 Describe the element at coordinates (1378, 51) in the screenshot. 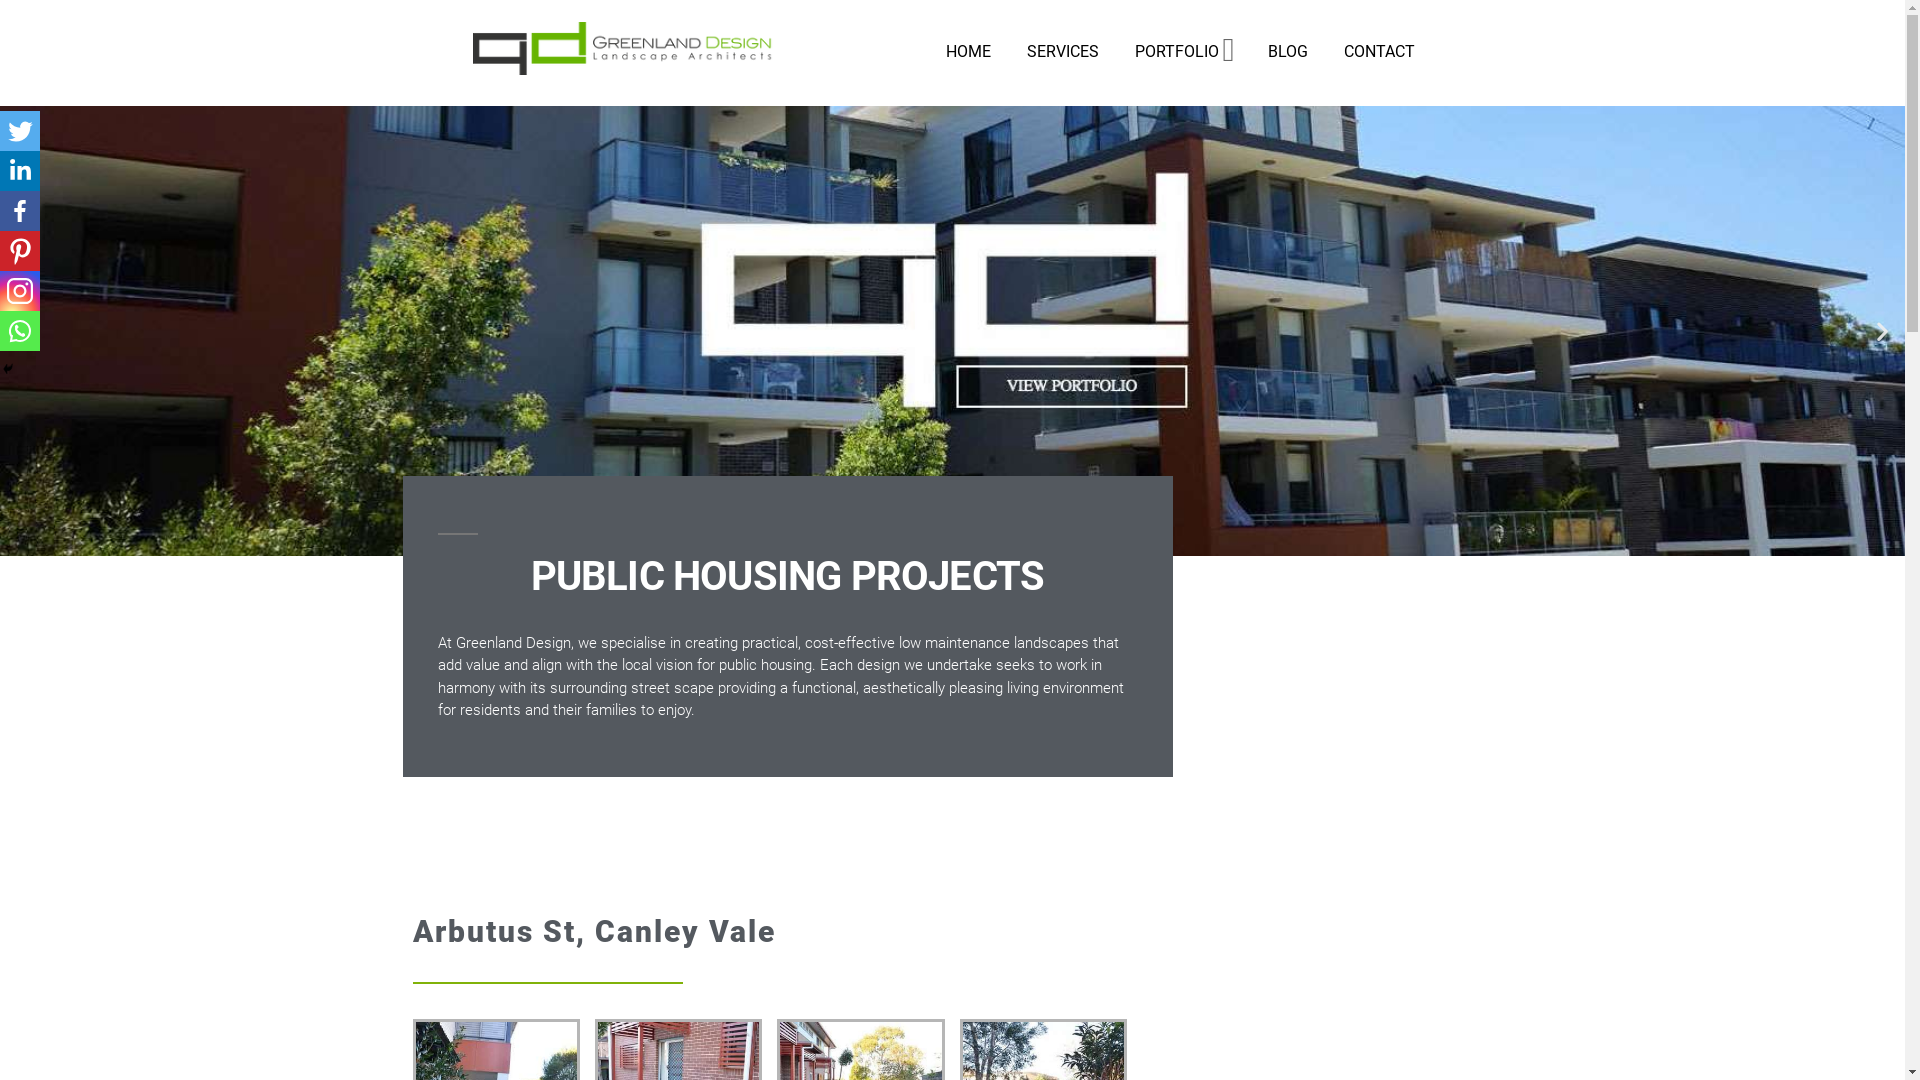

I see `'CONTACT'` at that location.